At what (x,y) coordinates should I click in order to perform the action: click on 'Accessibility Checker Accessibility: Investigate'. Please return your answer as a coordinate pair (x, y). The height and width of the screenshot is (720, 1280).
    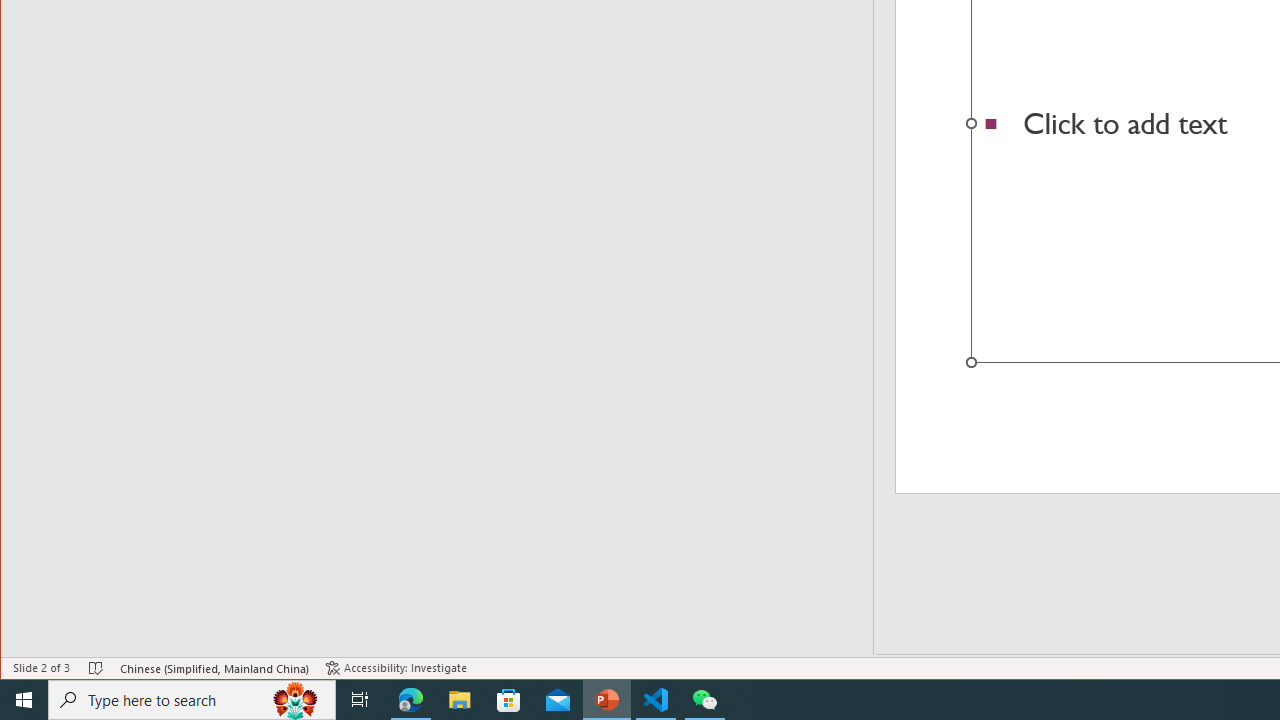
    Looking at the image, I should click on (396, 668).